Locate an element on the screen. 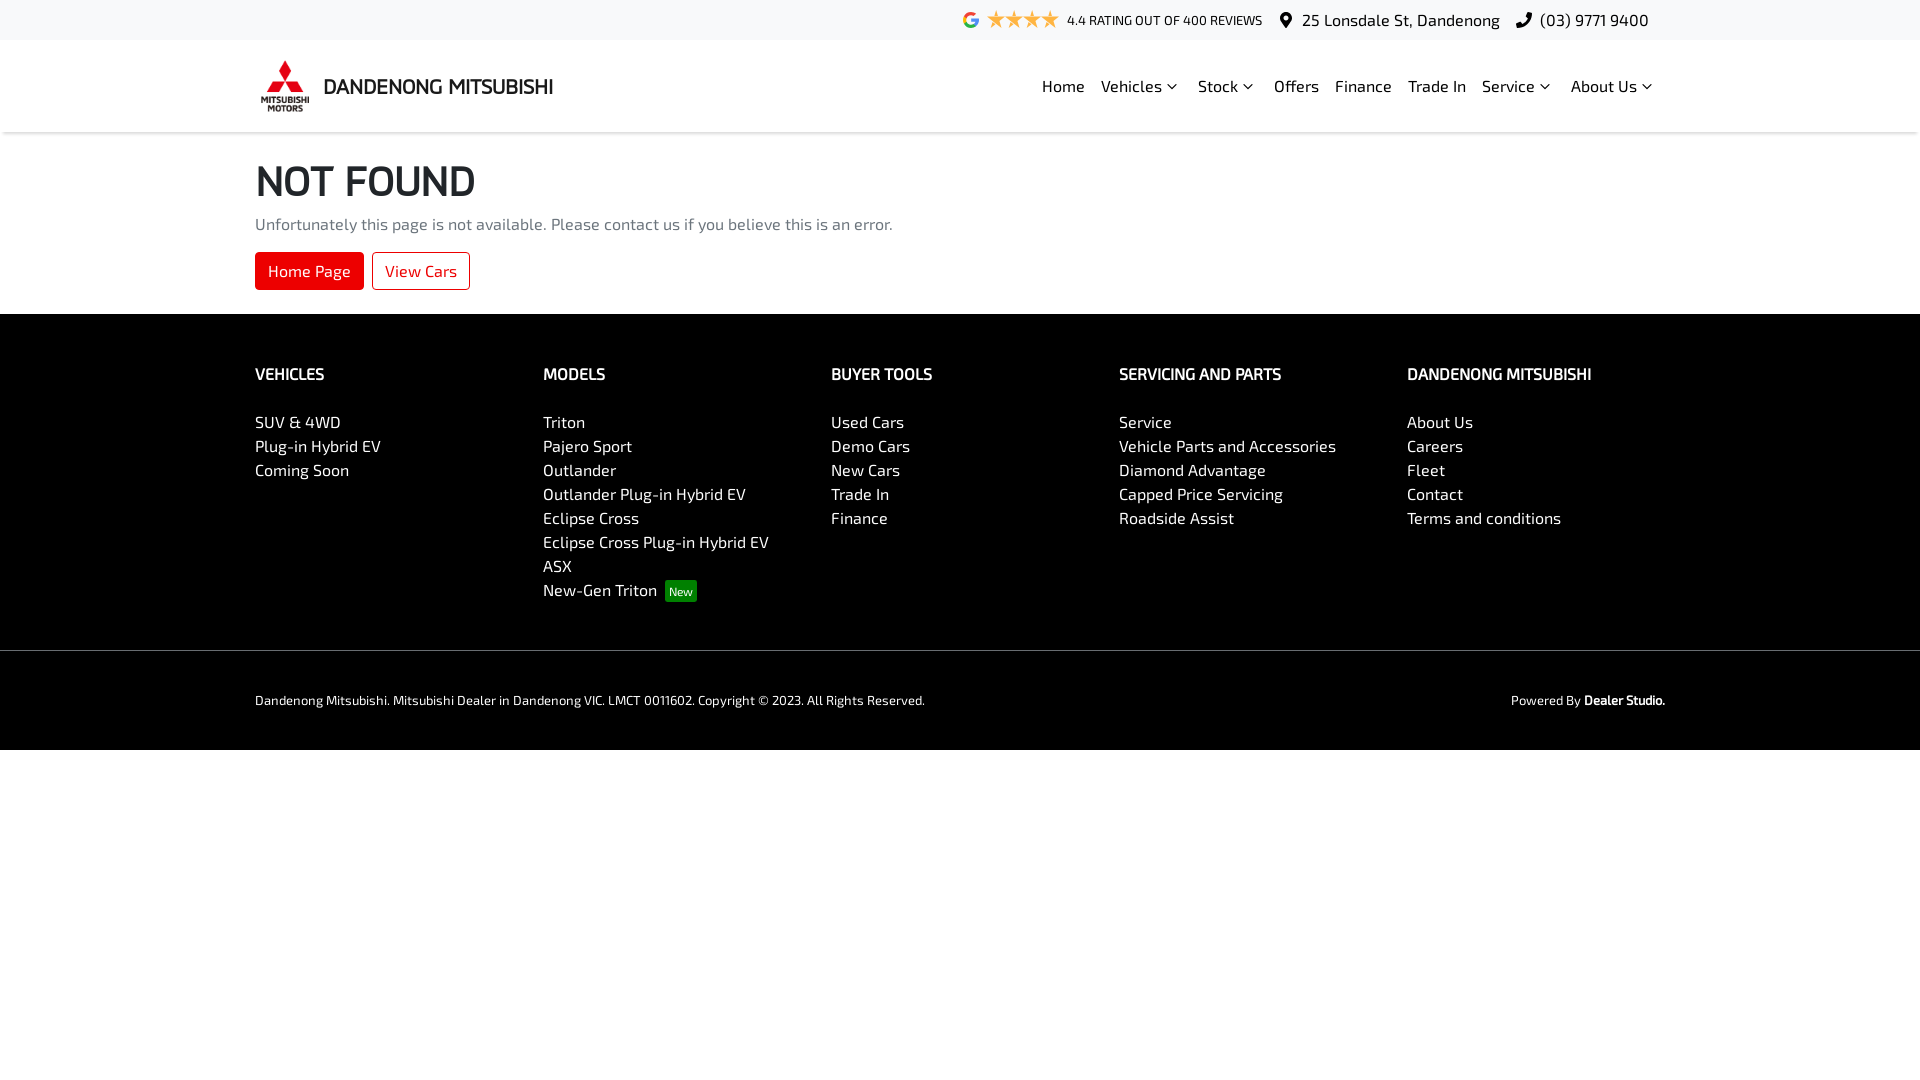 The width and height of the screenshot is (1920, 1080). 'Dealer Studio.' is located at coordinates (1624, 698).